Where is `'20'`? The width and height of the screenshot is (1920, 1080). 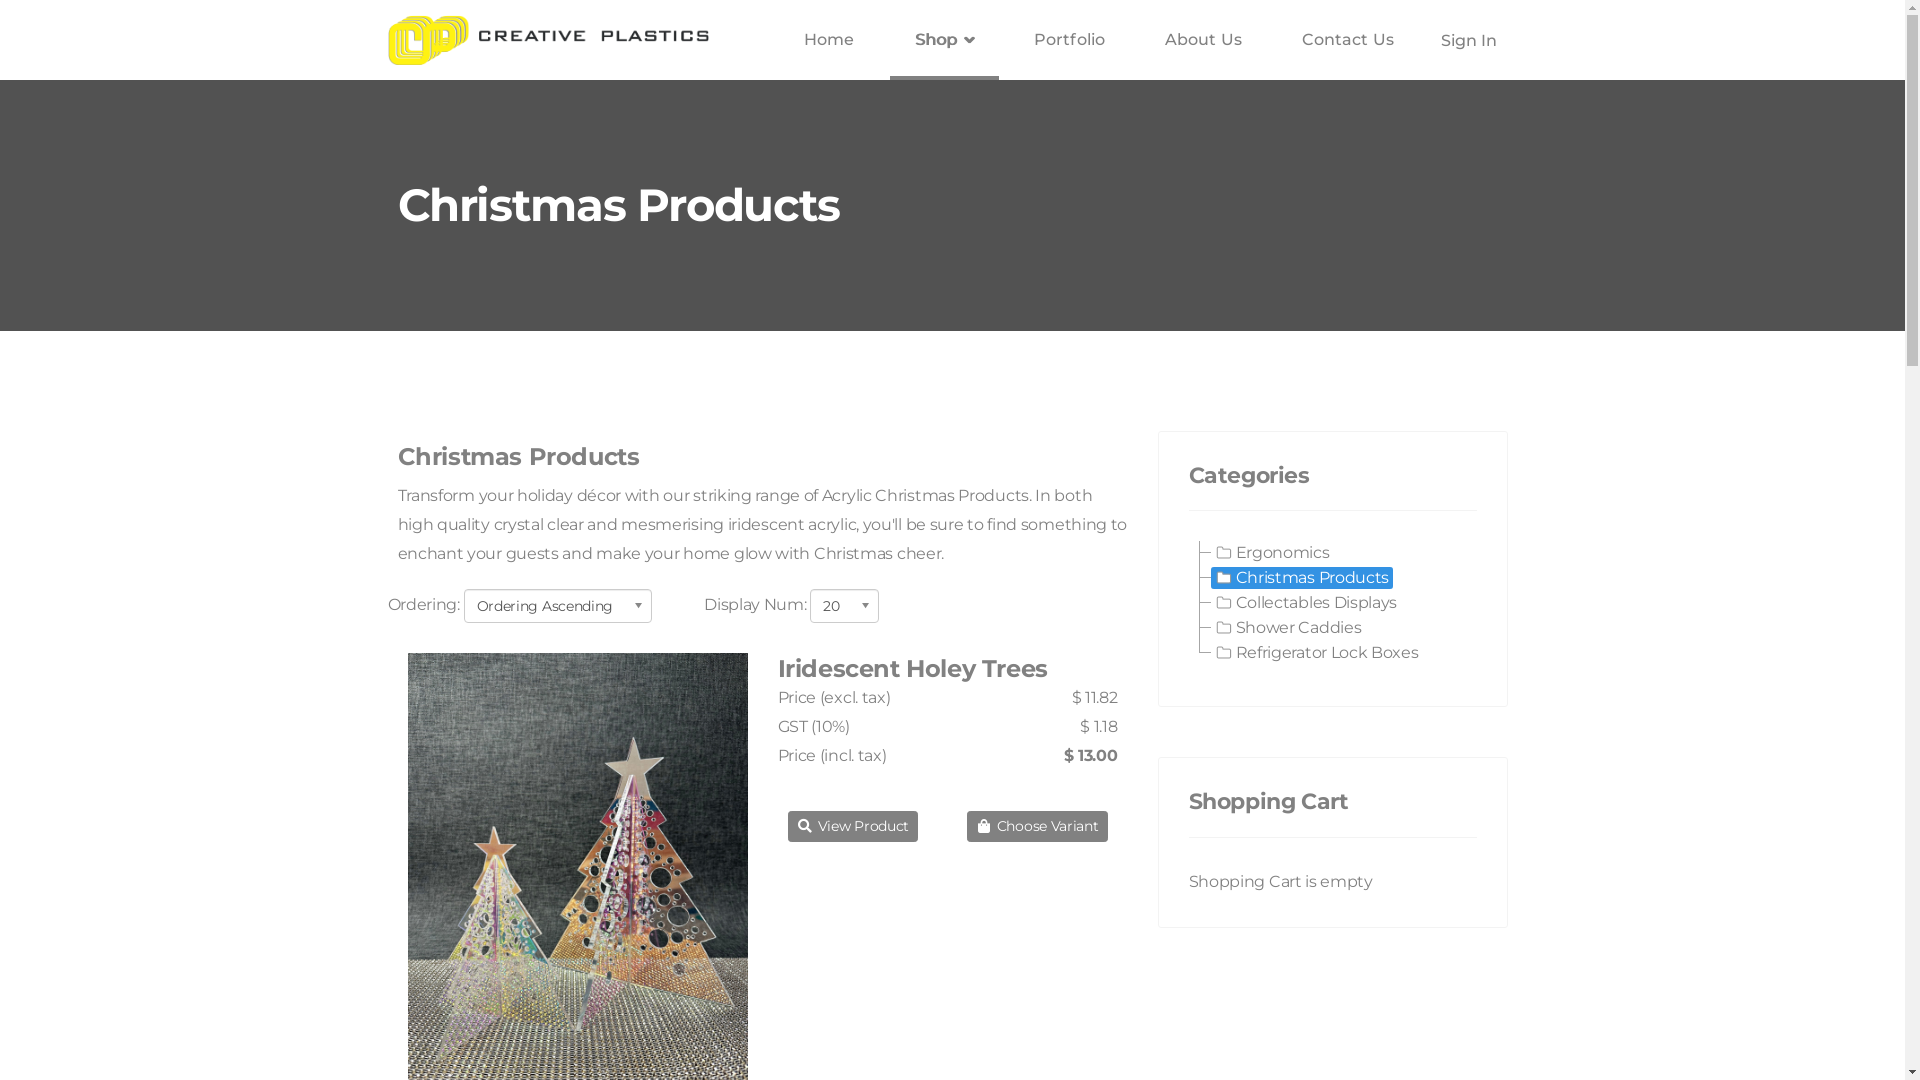
'20' is located at coordinates (810, 604).